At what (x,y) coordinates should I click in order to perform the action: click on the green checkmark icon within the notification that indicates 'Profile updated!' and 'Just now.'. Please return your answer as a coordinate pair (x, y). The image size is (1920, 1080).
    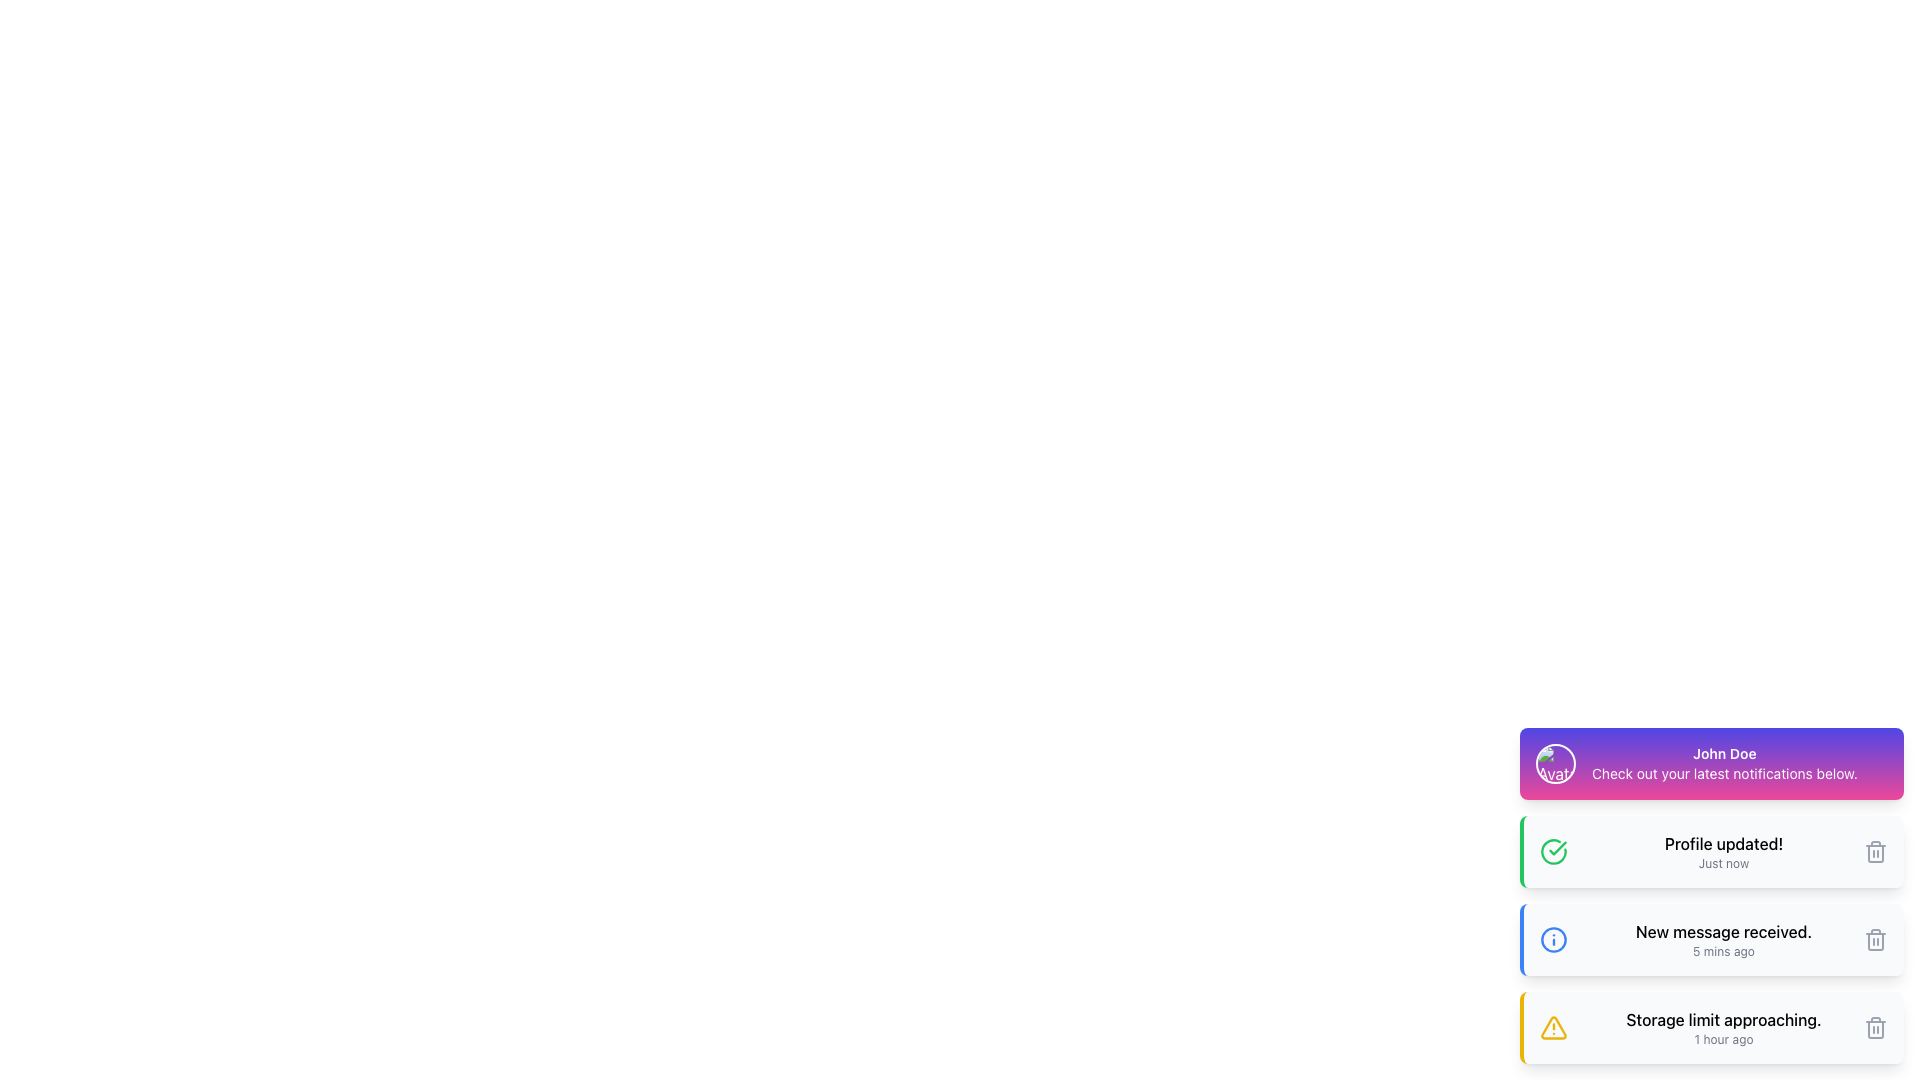
    Looking at the image, I should click on (1557, 848).